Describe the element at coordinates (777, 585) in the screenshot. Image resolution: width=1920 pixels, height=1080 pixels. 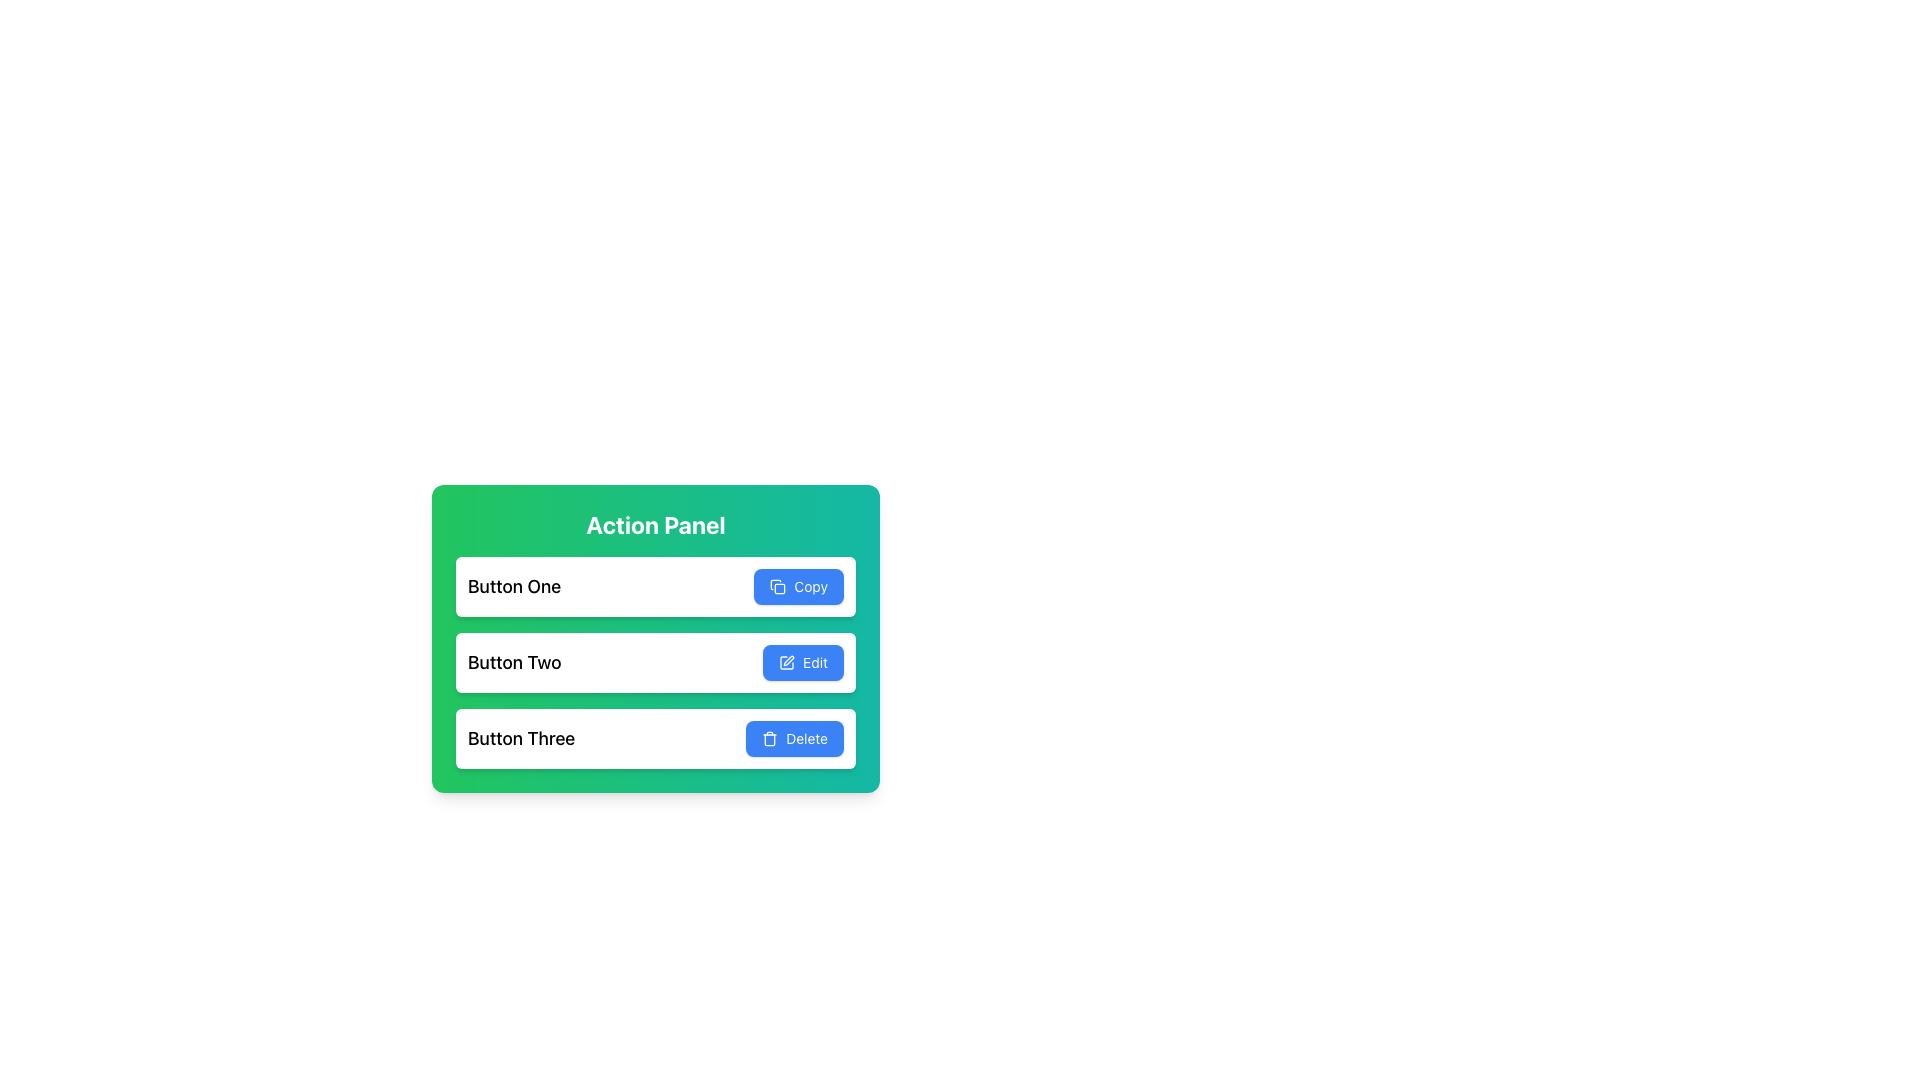
I see `the copy icon located inside the top button of the interface section that displays the 'Copy,' 'Edit,' and 'Delete' action buttons, positioned to the left of the 'Copy' text` at that location.